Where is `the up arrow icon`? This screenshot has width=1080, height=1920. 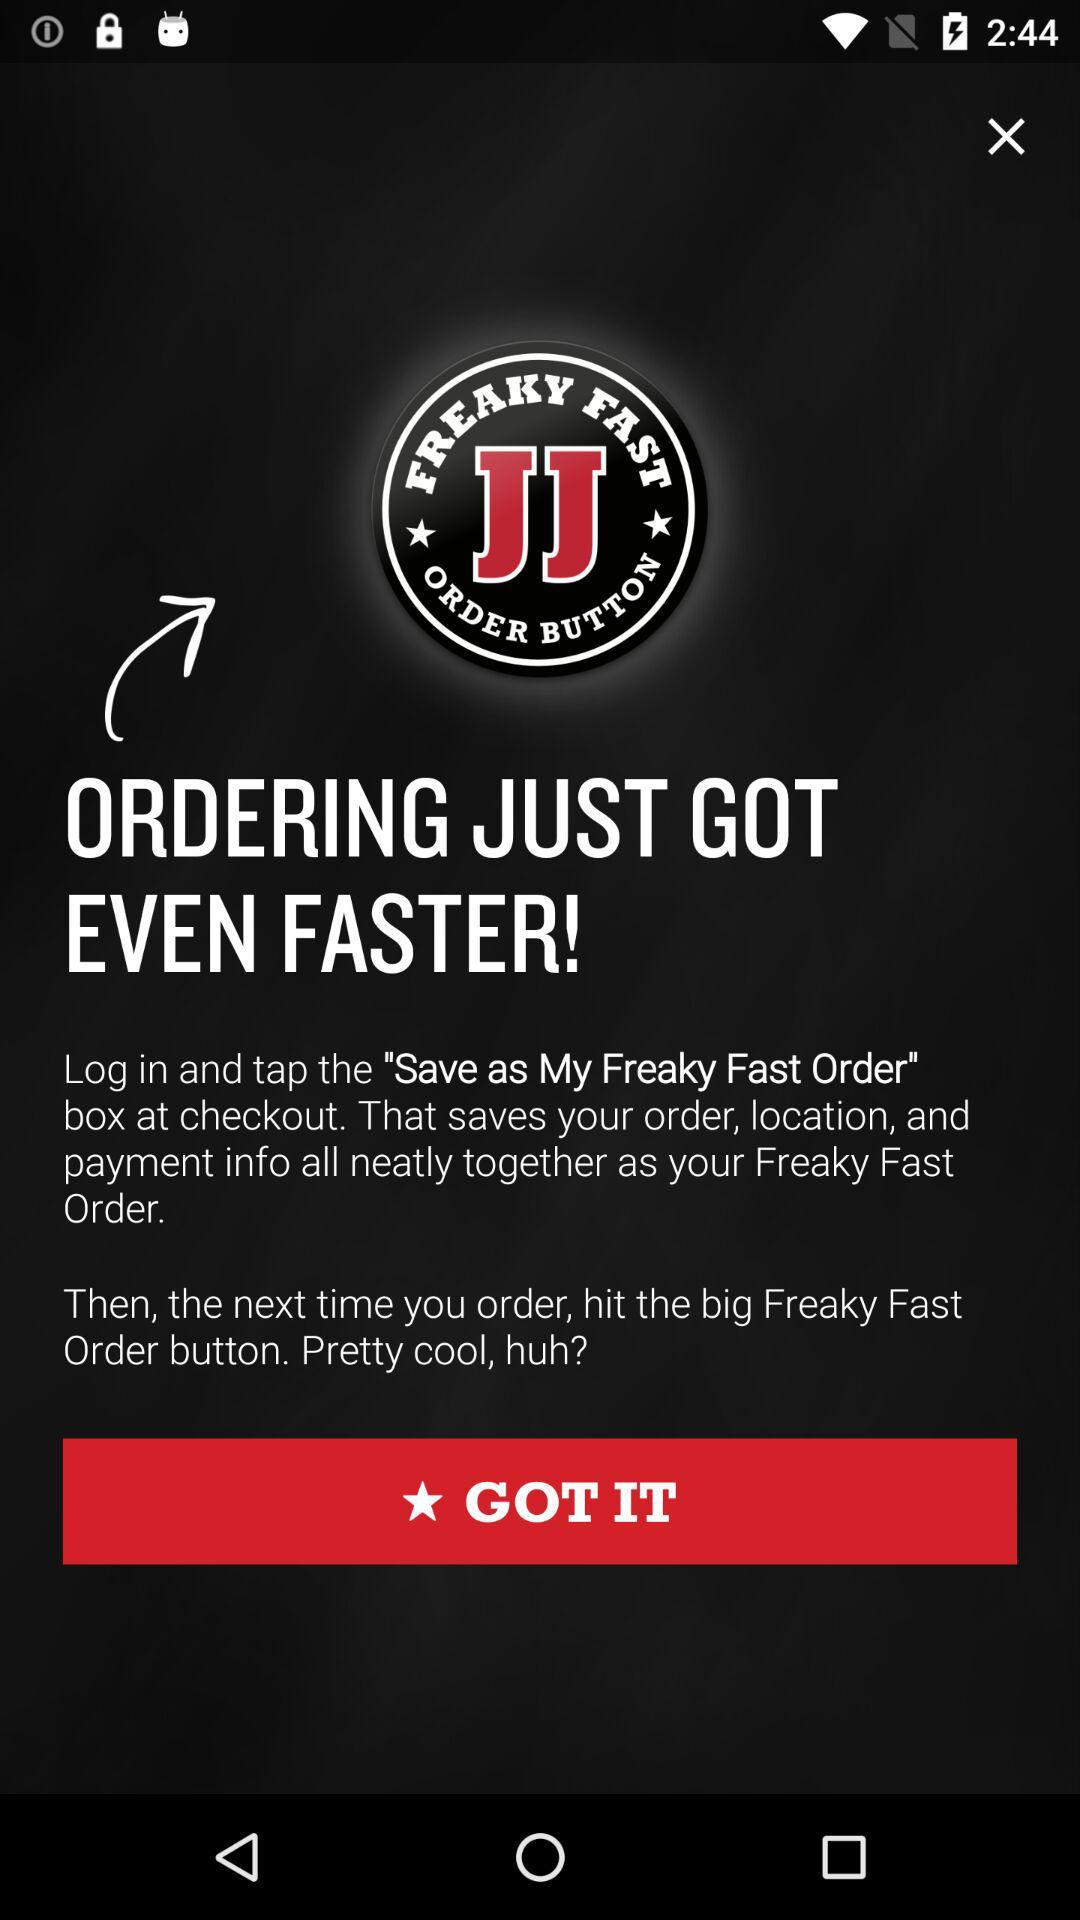
the up arrow icon is located at coordinates (161, 669).